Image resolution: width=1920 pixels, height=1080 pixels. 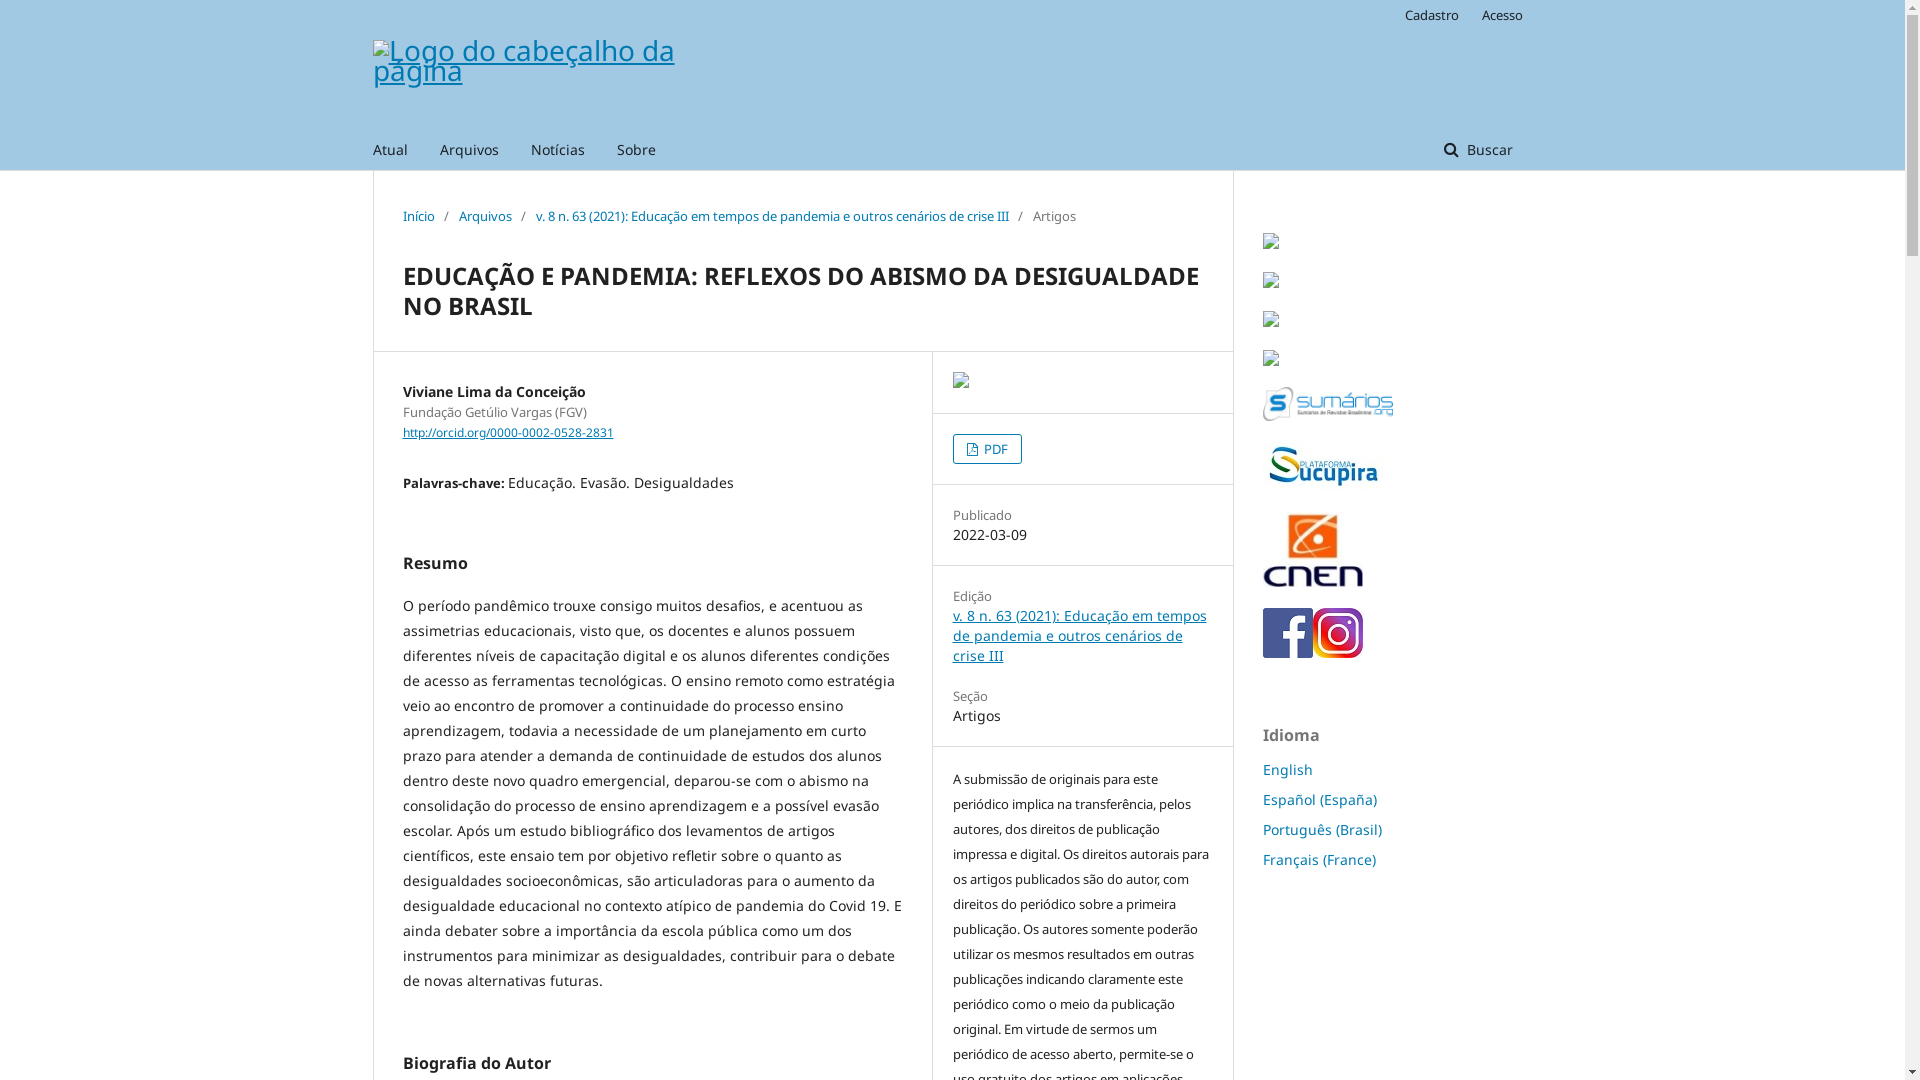 What do you see at coordinates (1497, 15) in the screenshot?
I see `'Acesso'` at bounding box center [1497, 15].